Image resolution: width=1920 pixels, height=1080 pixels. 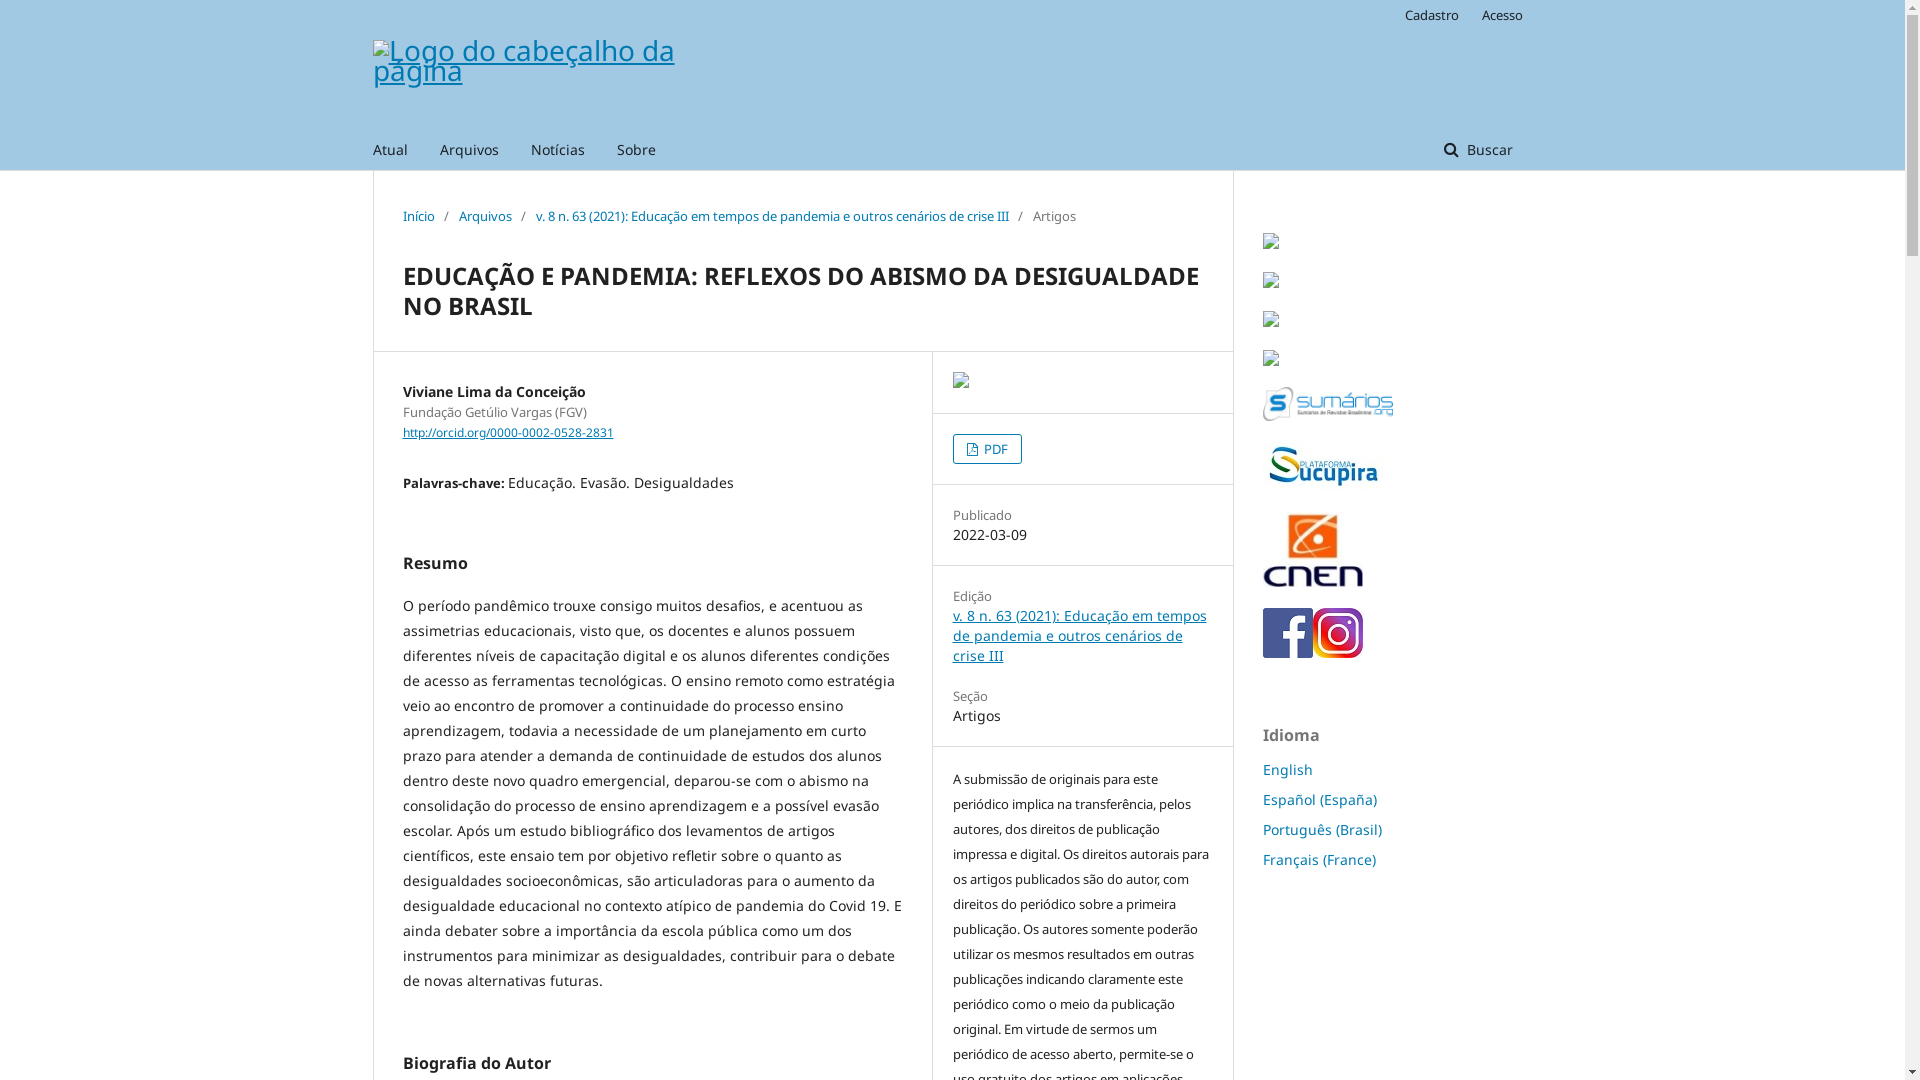 What do you see at coordinates (1497, 15) in the screenshot?
I see `'Acesso'` at bounding box center [1497, 15].